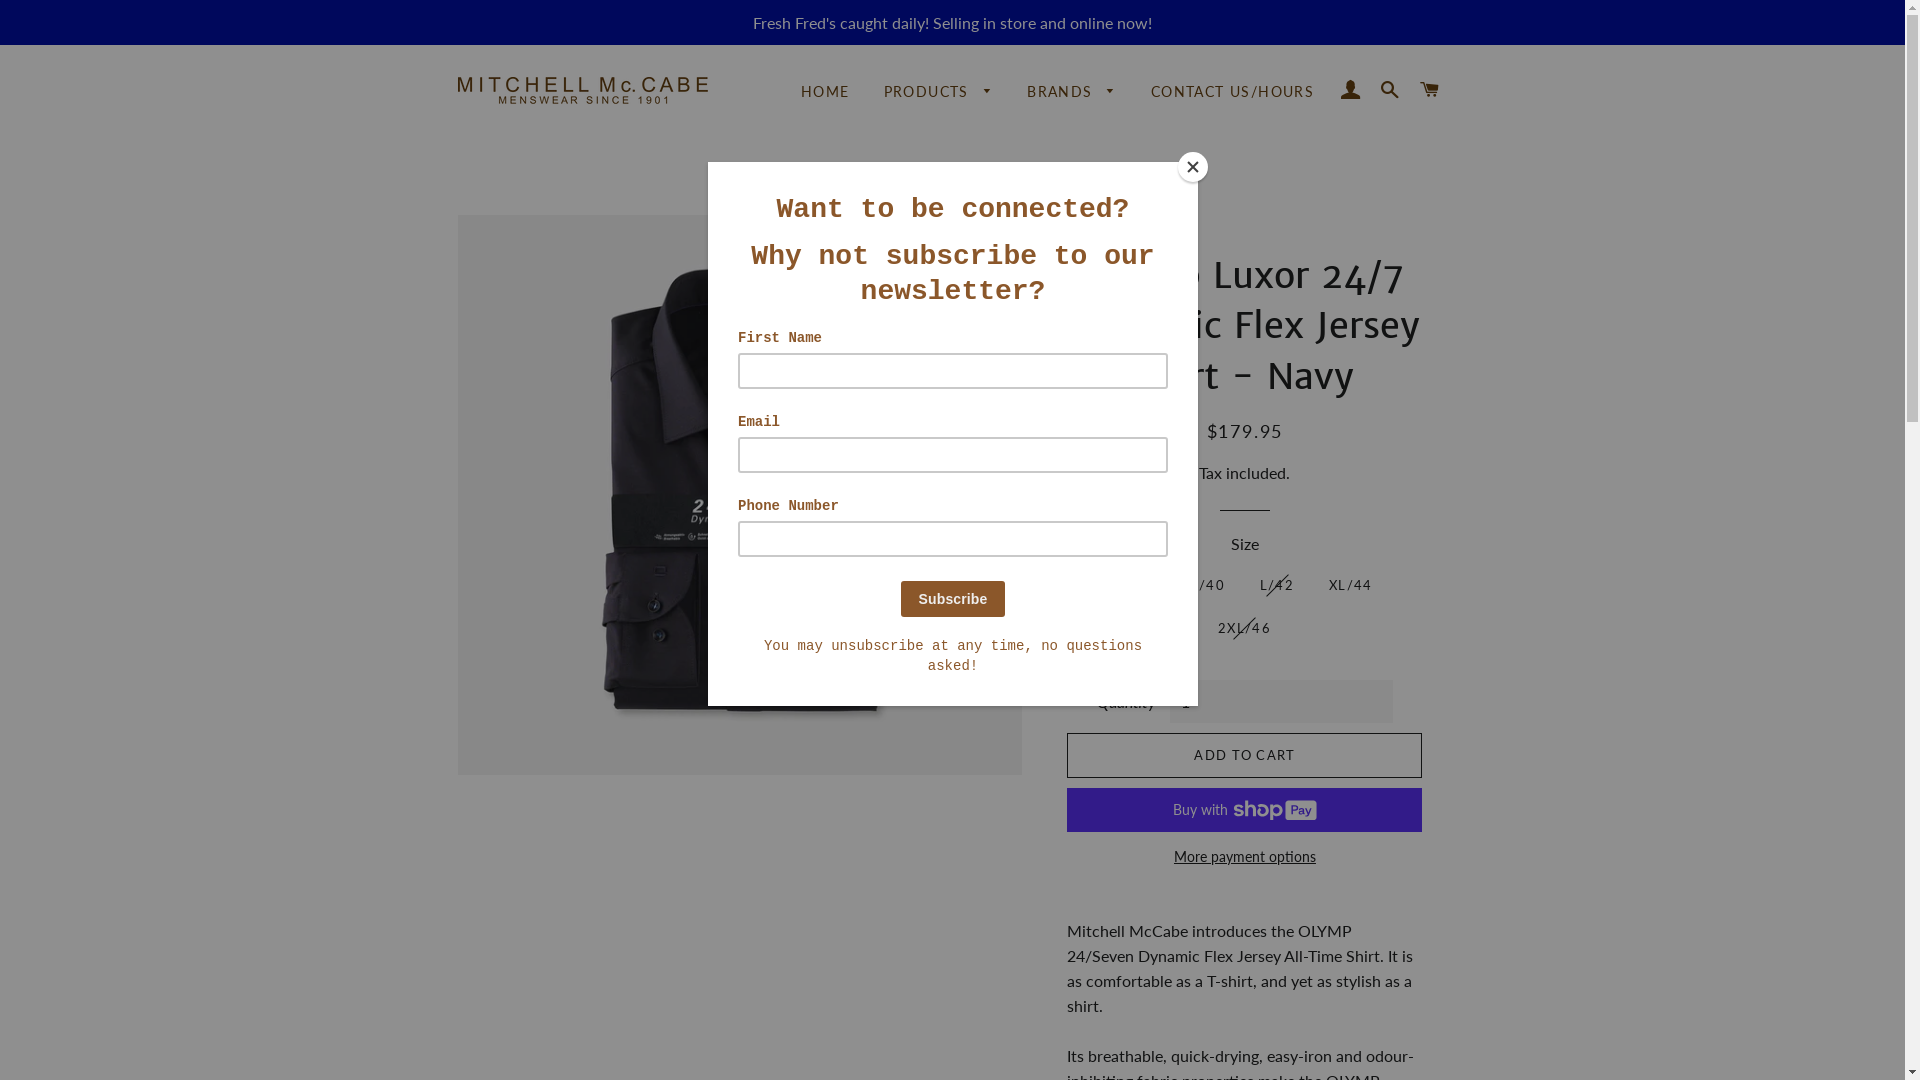 The image size is (1920, 1080). I want to click on 'BRANDS', so click(1070, 92).